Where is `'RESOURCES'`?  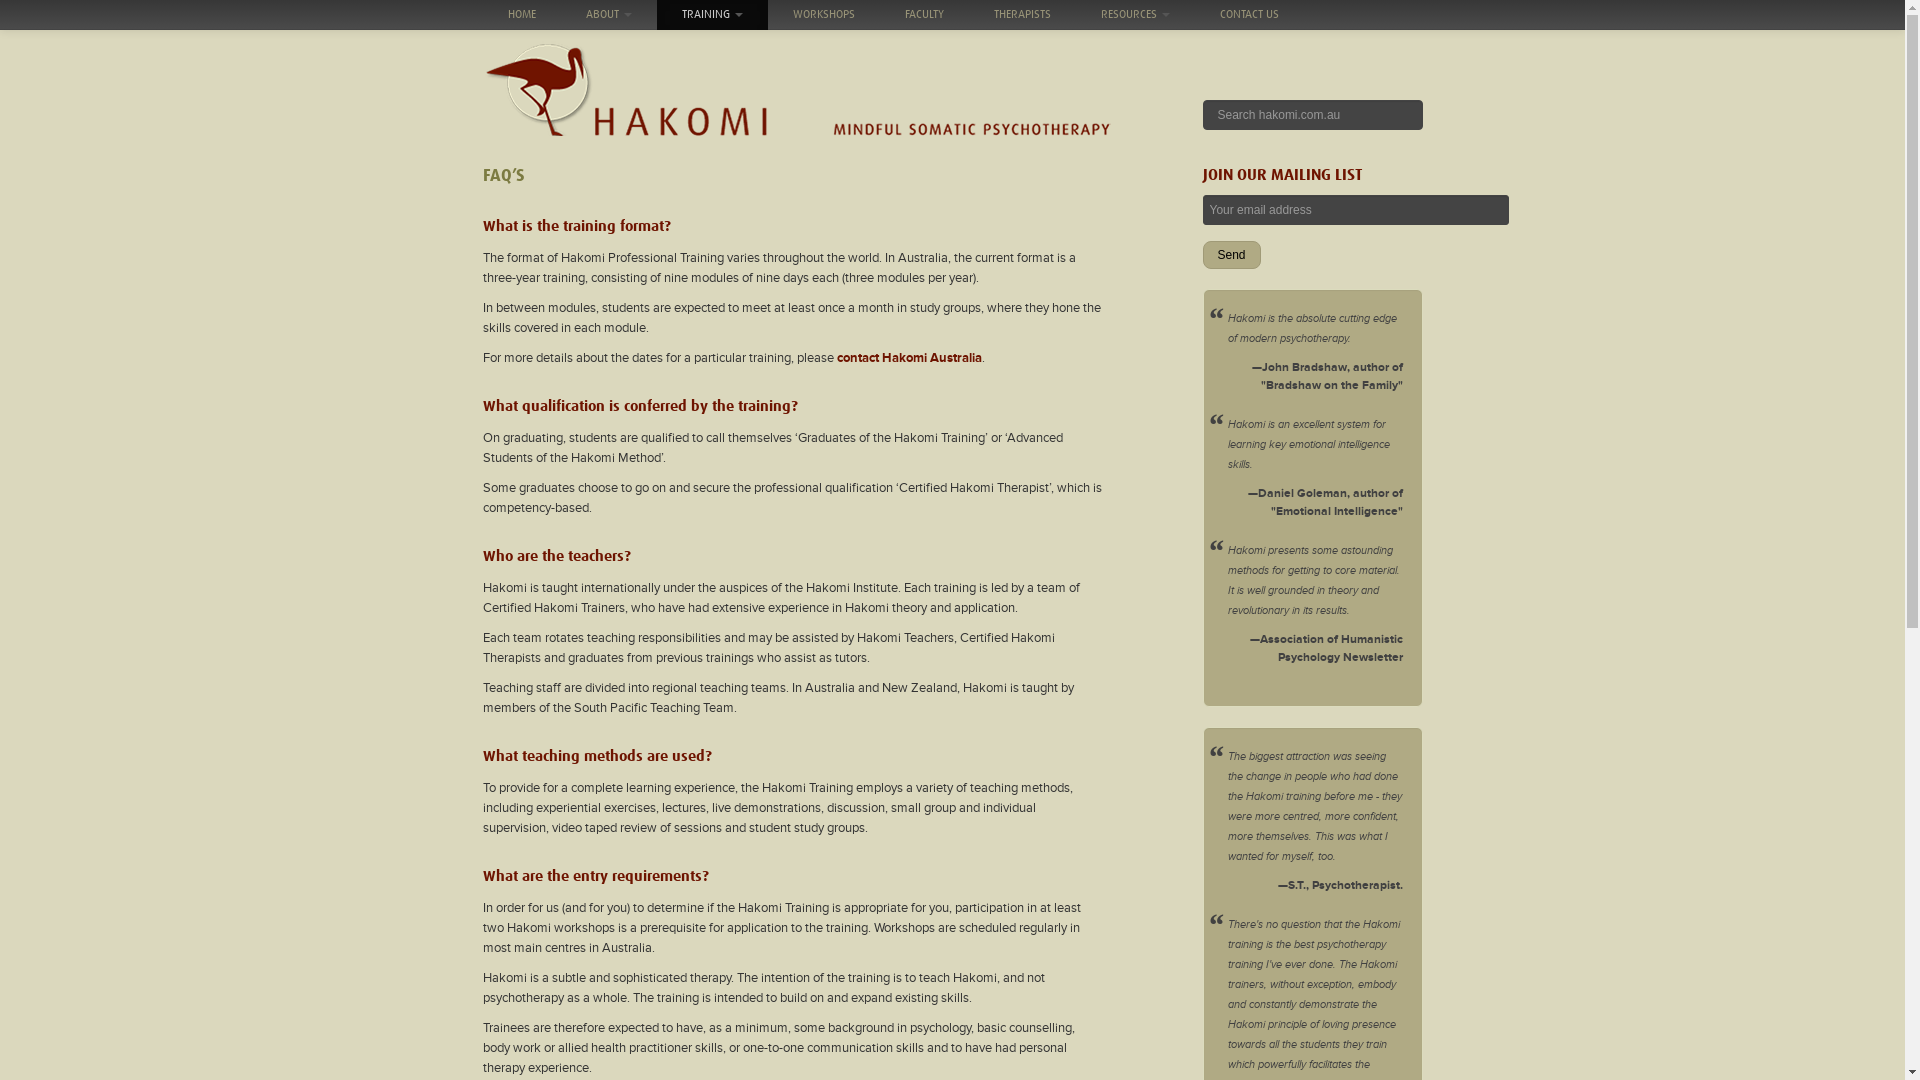
'RESOURCES' is located at coordinates (1135, 15).